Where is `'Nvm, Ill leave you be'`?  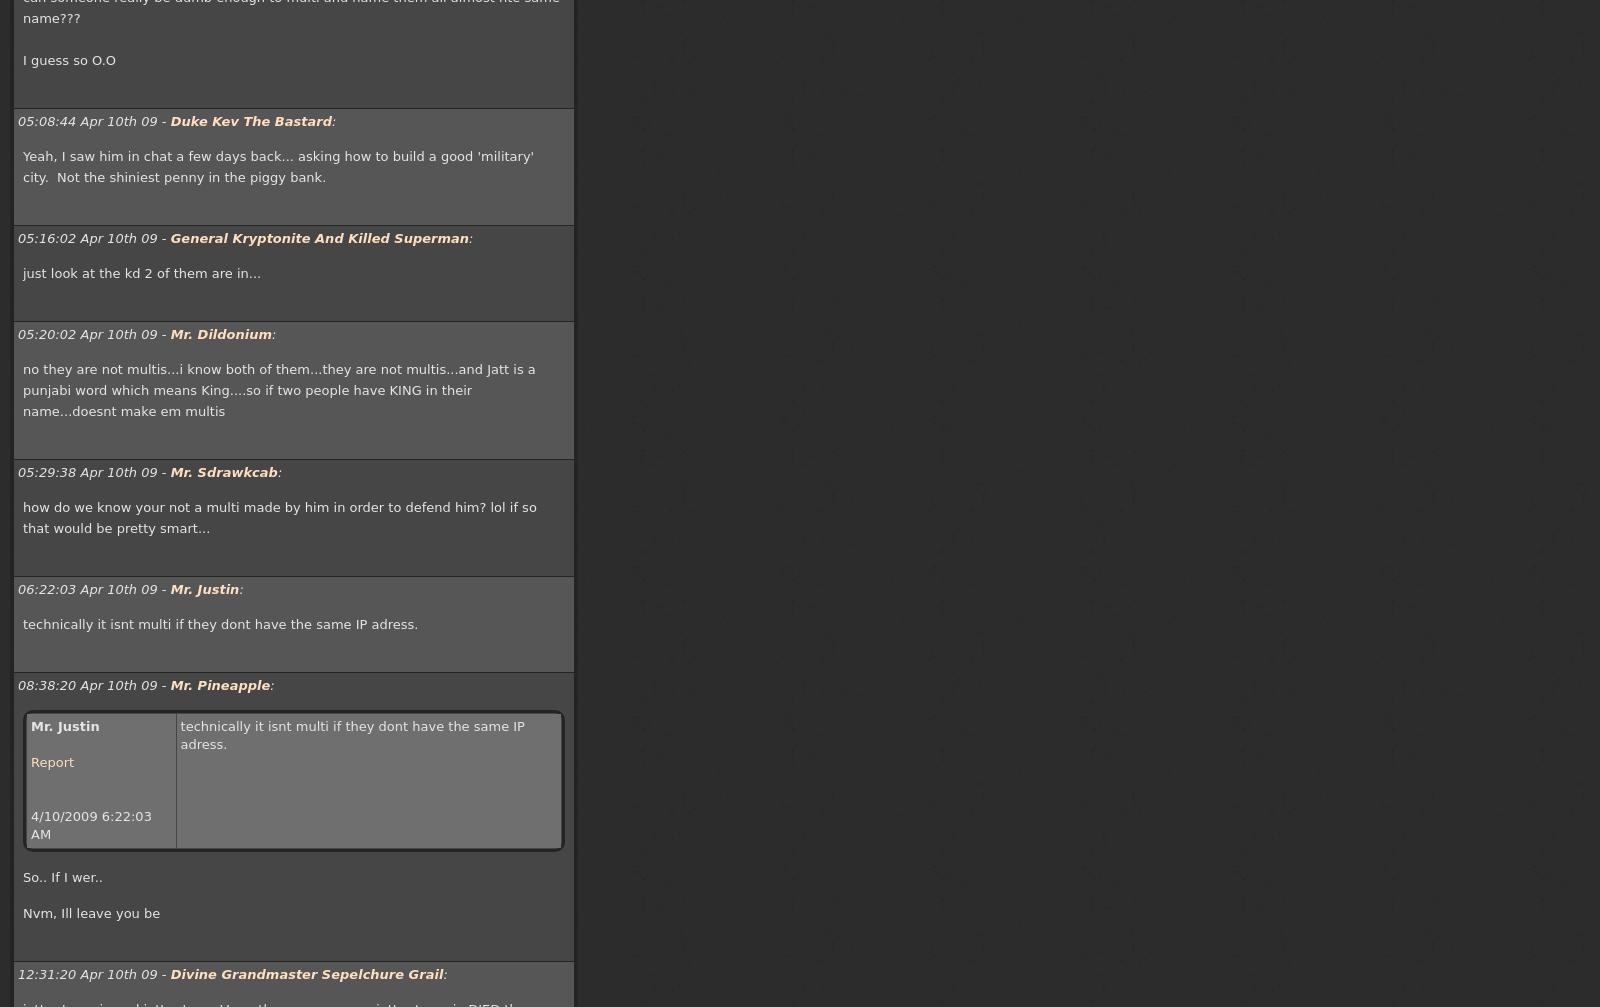
'Nvm, Ill leave you be' is located at coordinates (90, 912).